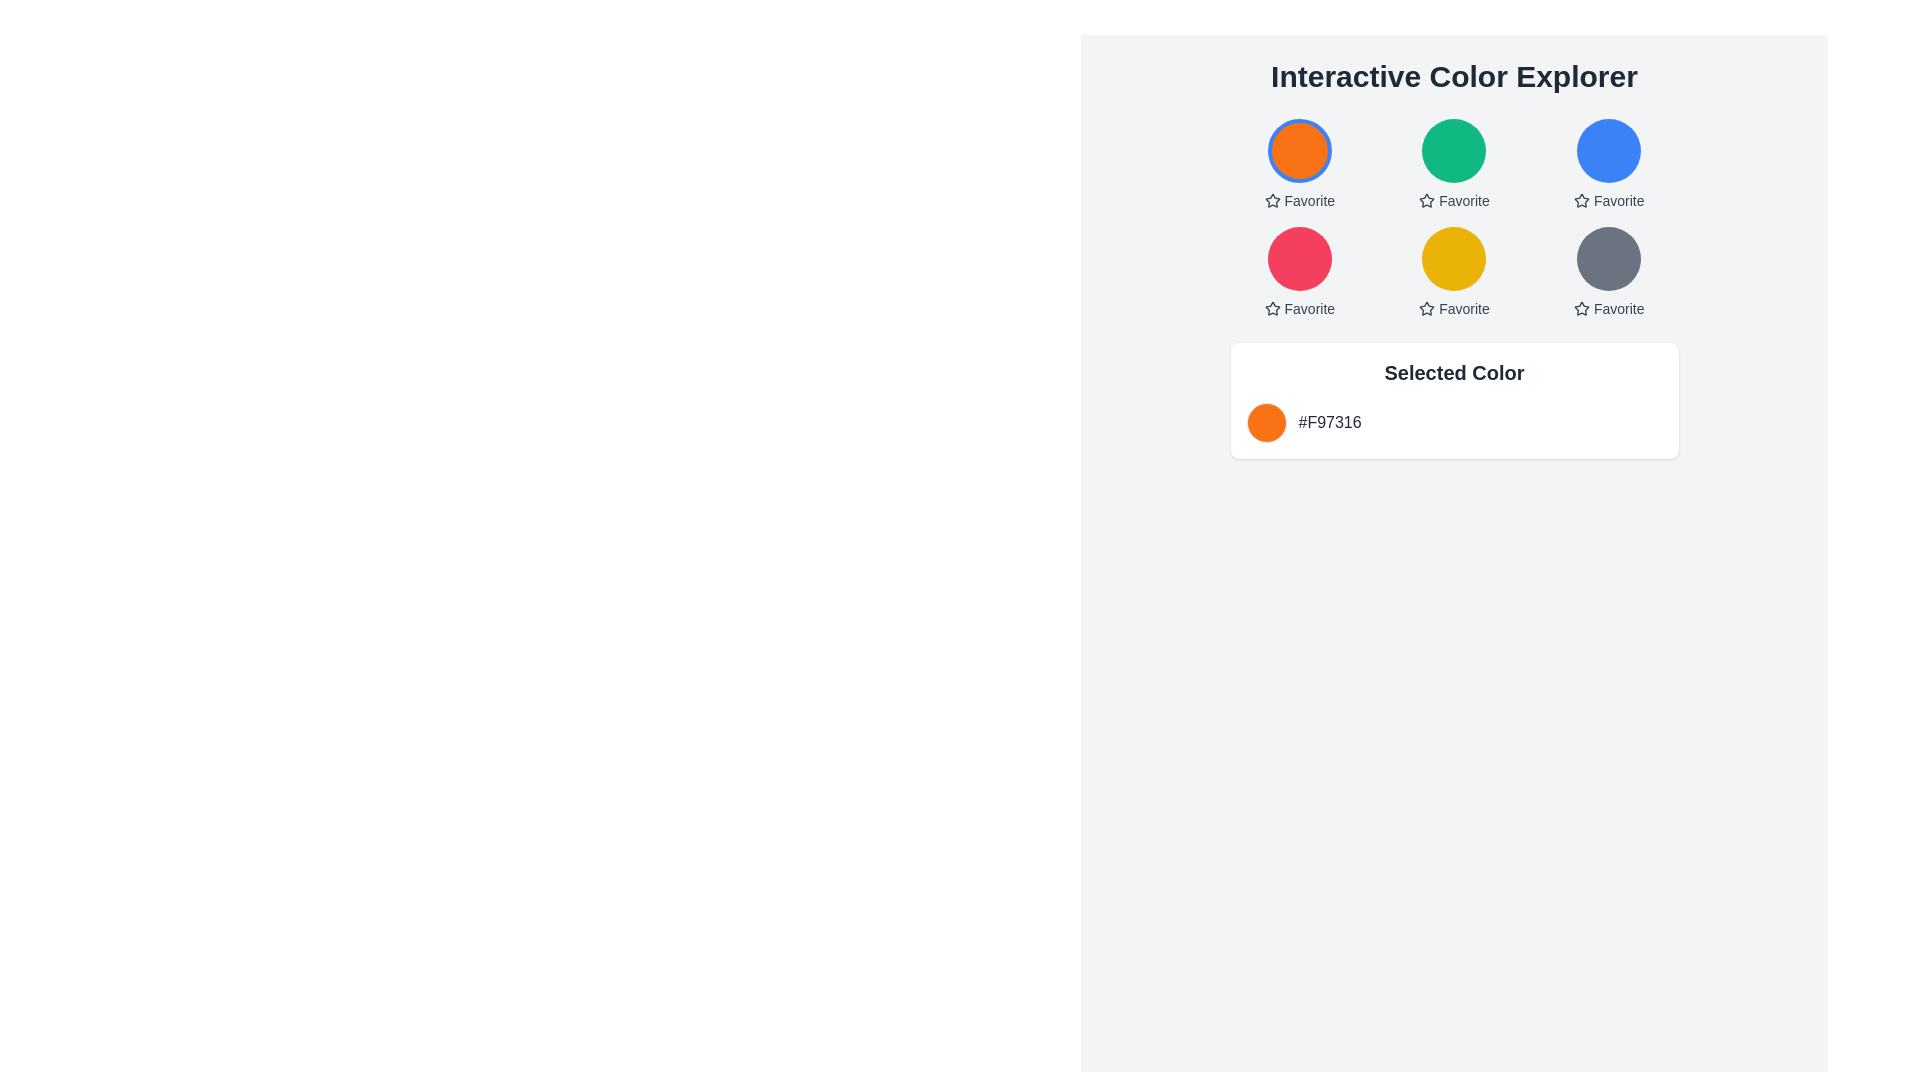  What do you see at coordinates (1580, 308) in the screenshot?
I see `the star-shaped icon` at bounding box center [1580, 308].